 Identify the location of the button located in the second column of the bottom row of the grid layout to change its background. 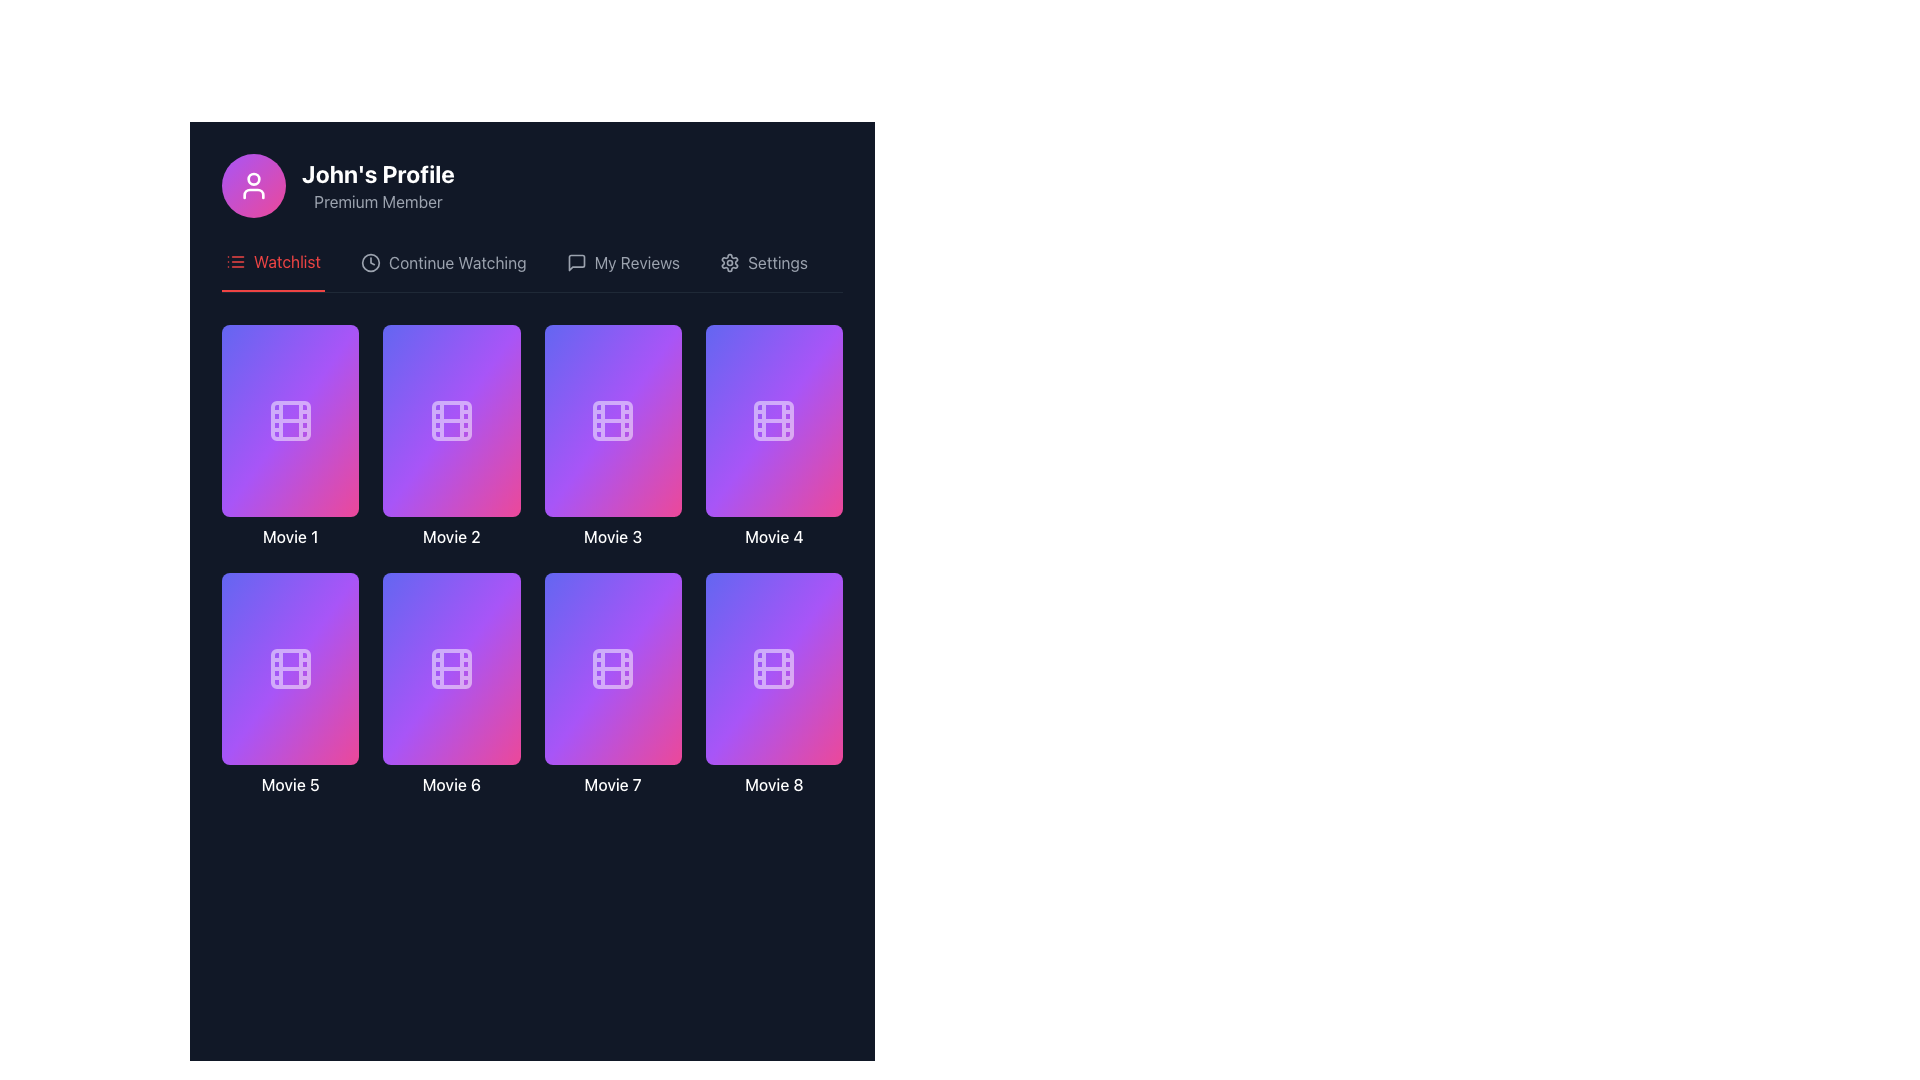
(634, 716).